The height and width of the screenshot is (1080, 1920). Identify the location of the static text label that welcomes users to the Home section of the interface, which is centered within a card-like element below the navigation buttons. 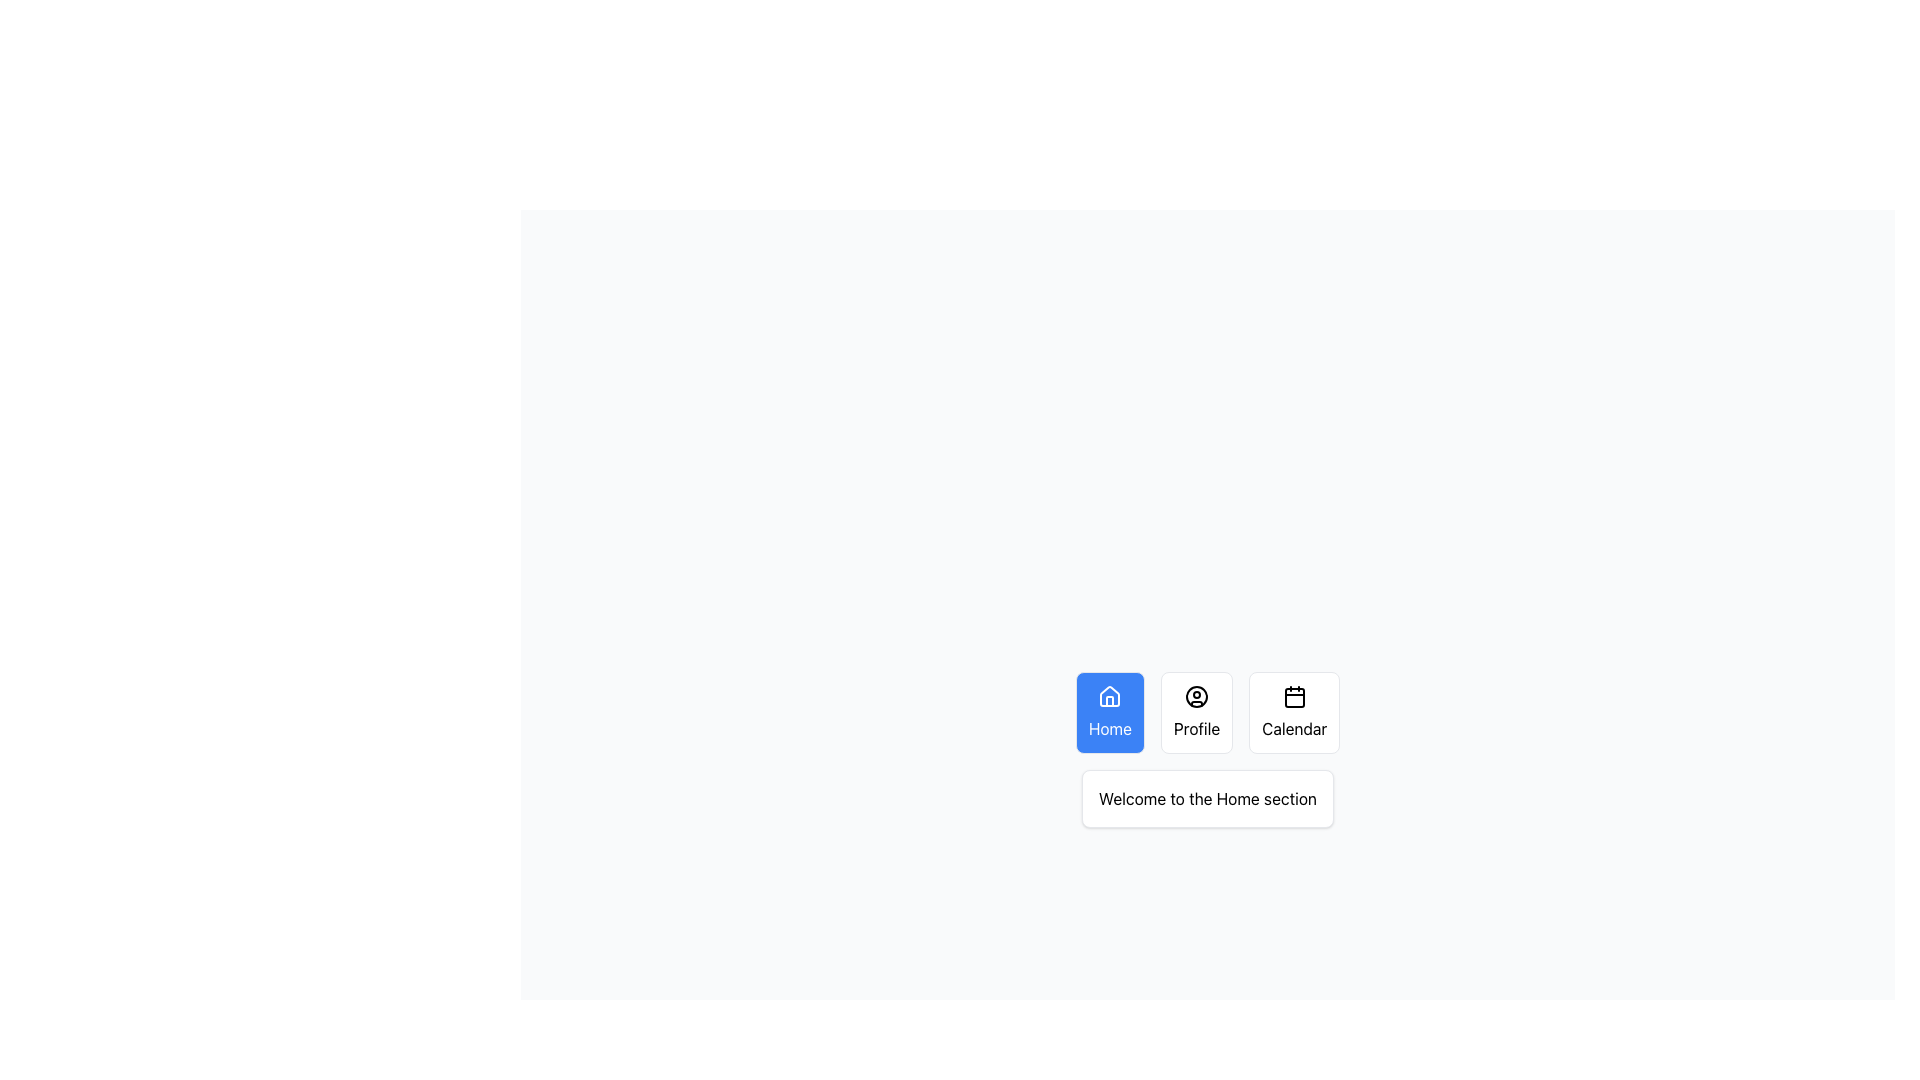
(1207, 797).